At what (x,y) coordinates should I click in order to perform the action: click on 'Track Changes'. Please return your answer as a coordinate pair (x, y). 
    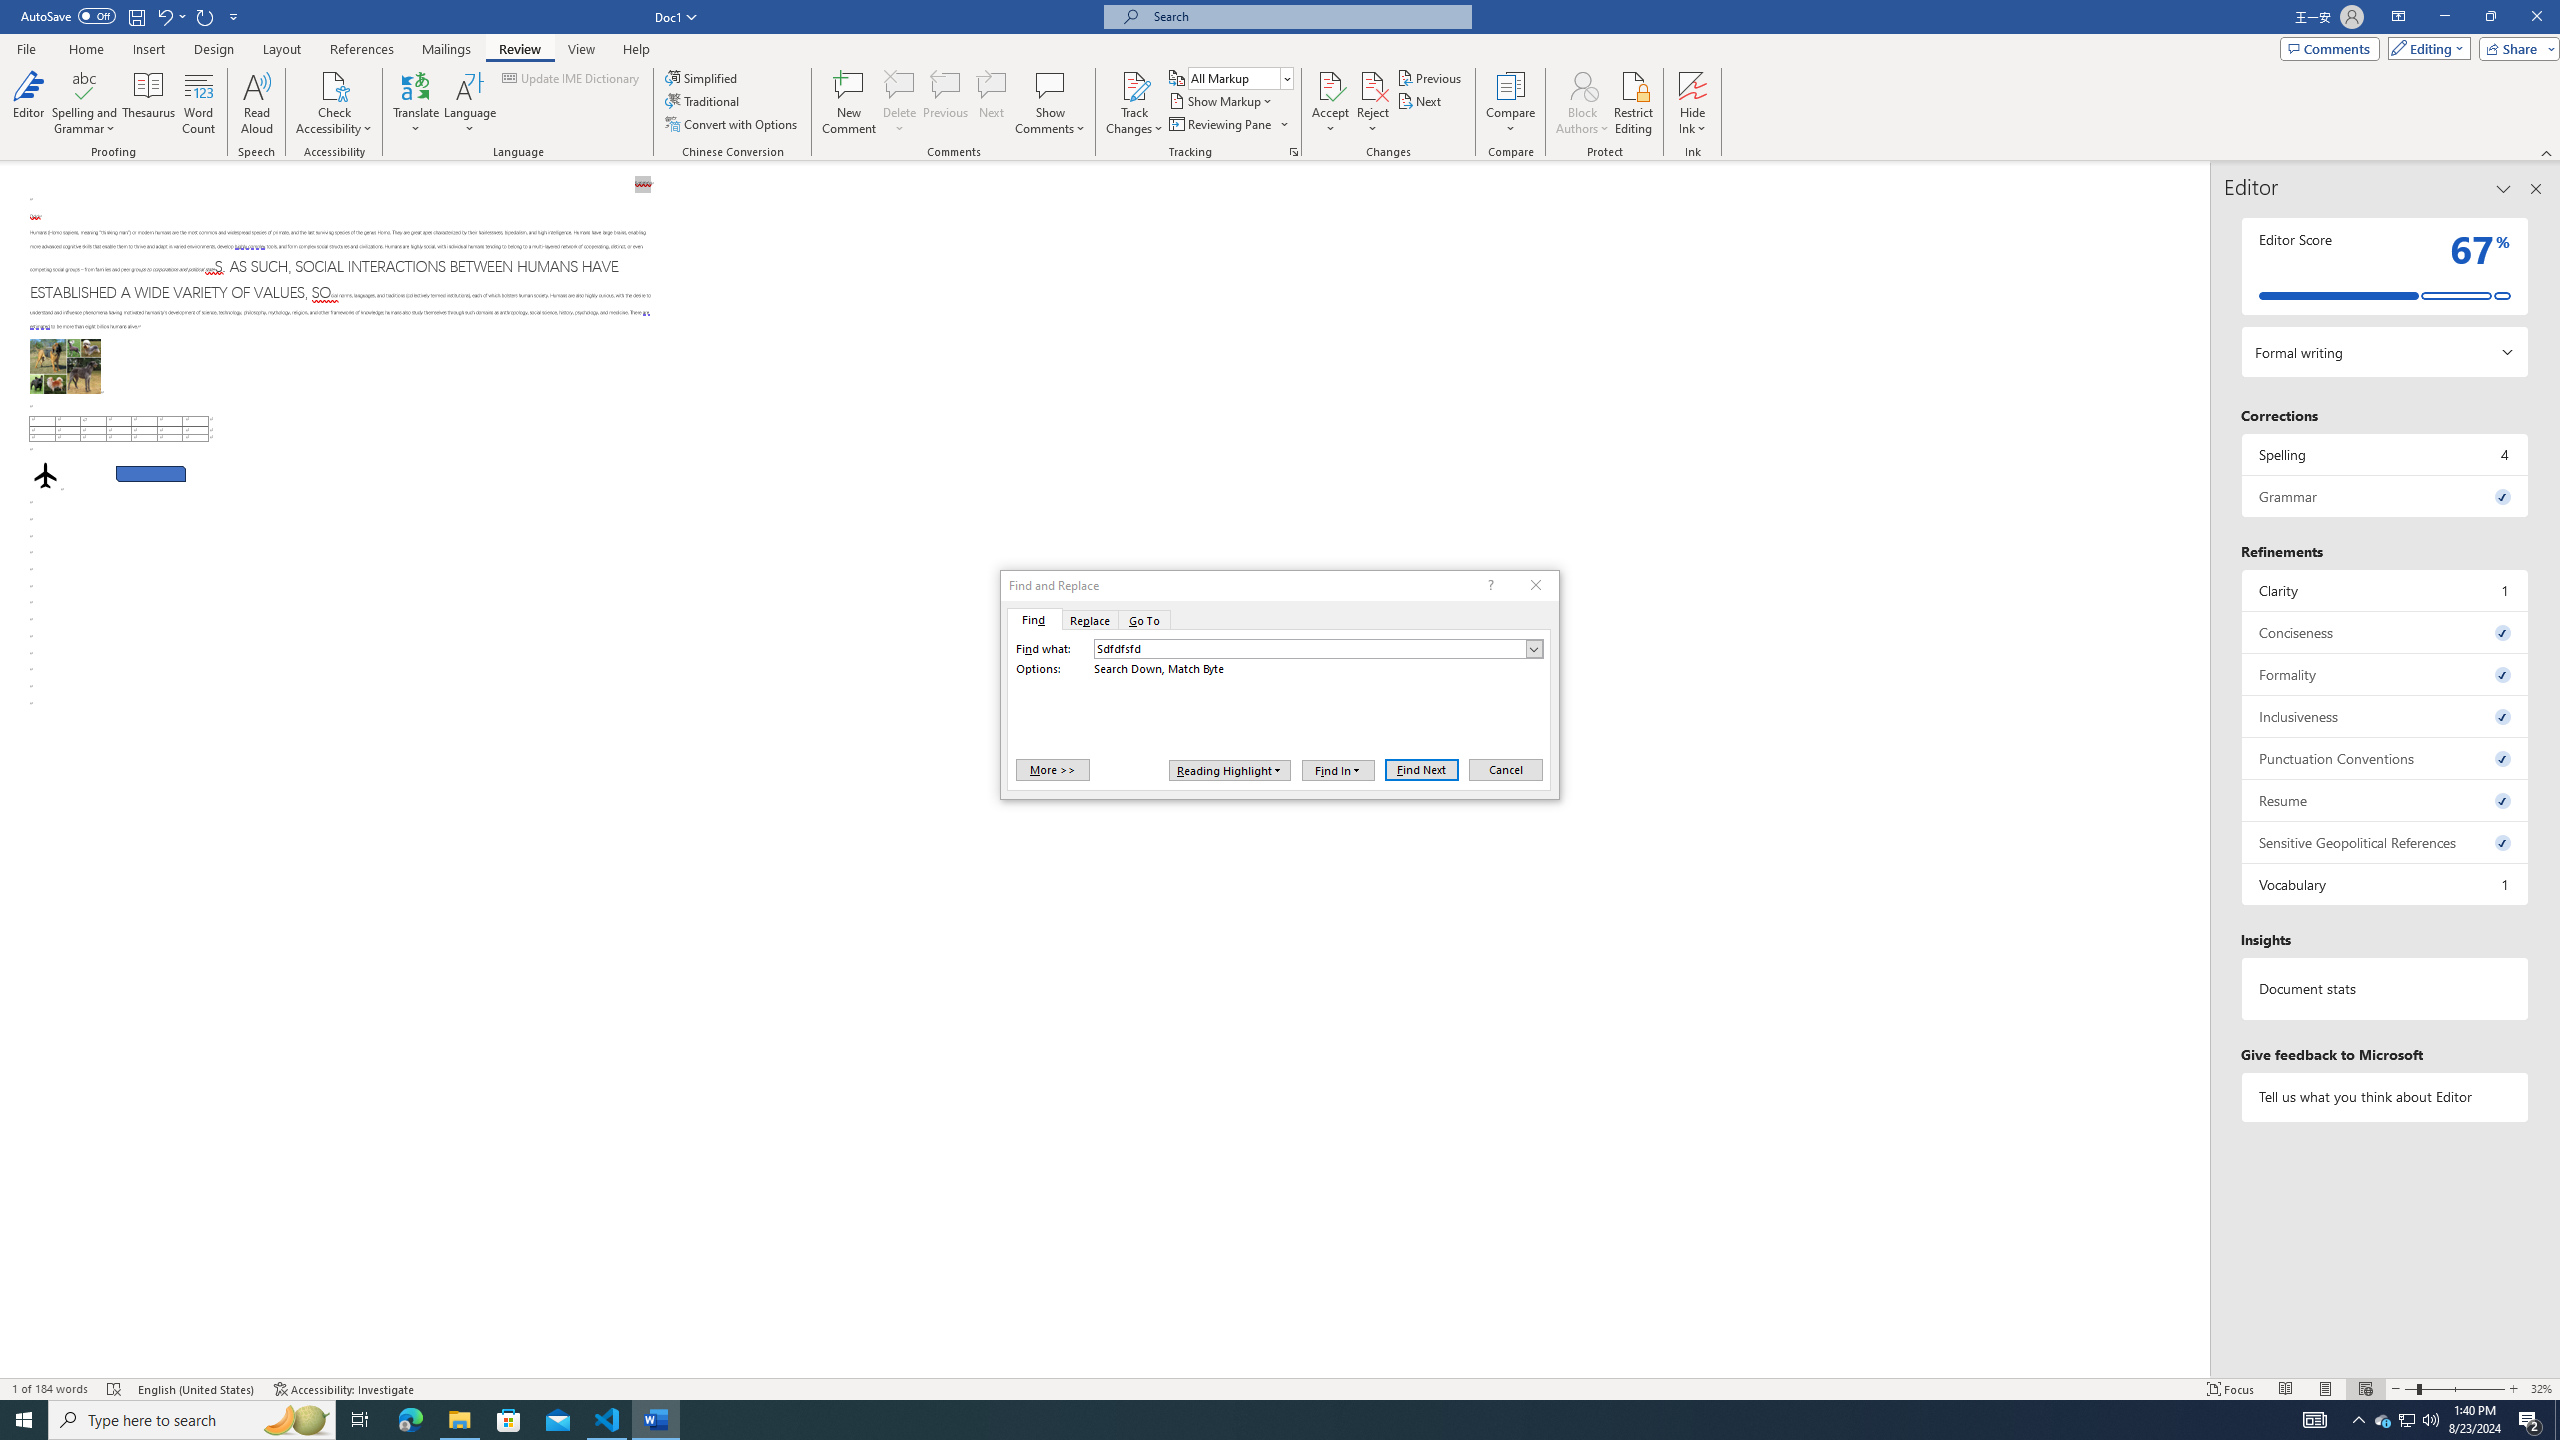
    Looking at the image, I should click on (1133, 103).